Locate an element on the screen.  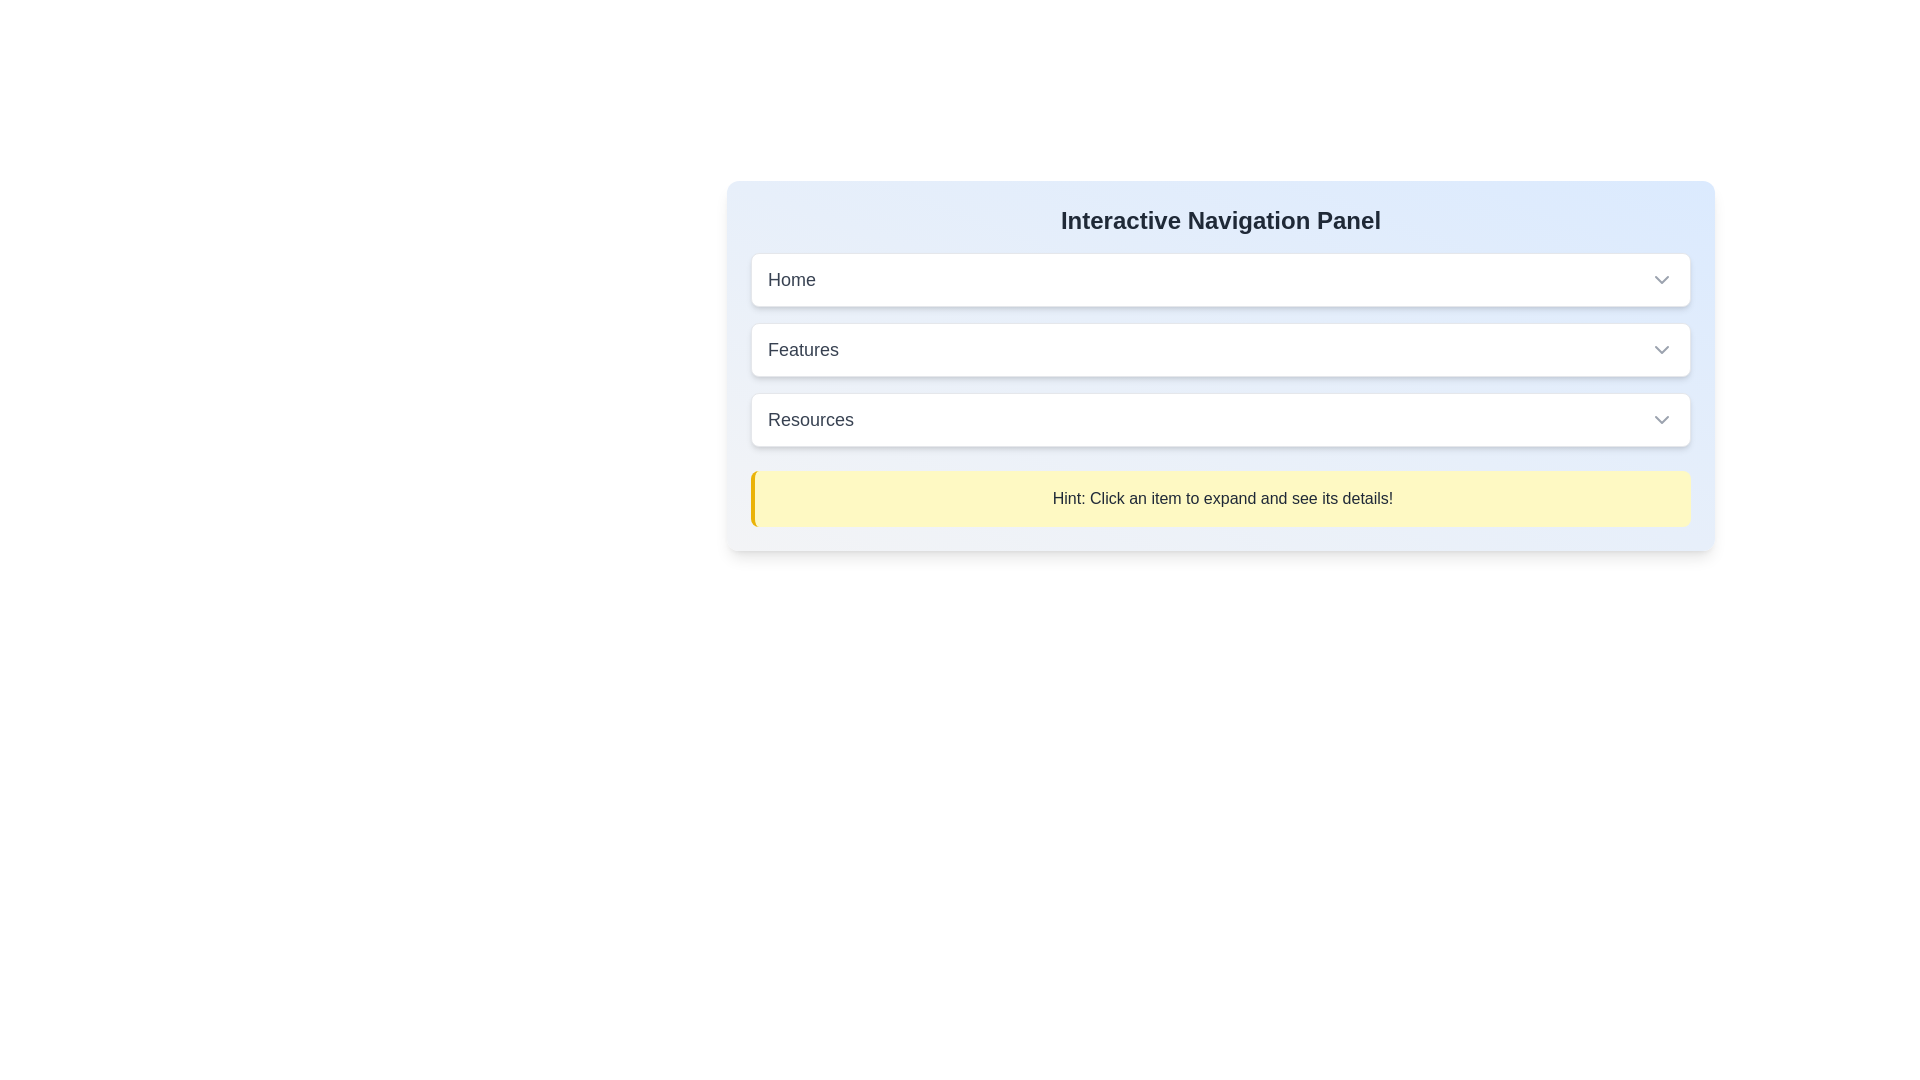
the Interactive dropdown toggle button located in the navigation panel is located at coordinates (1219, 349).